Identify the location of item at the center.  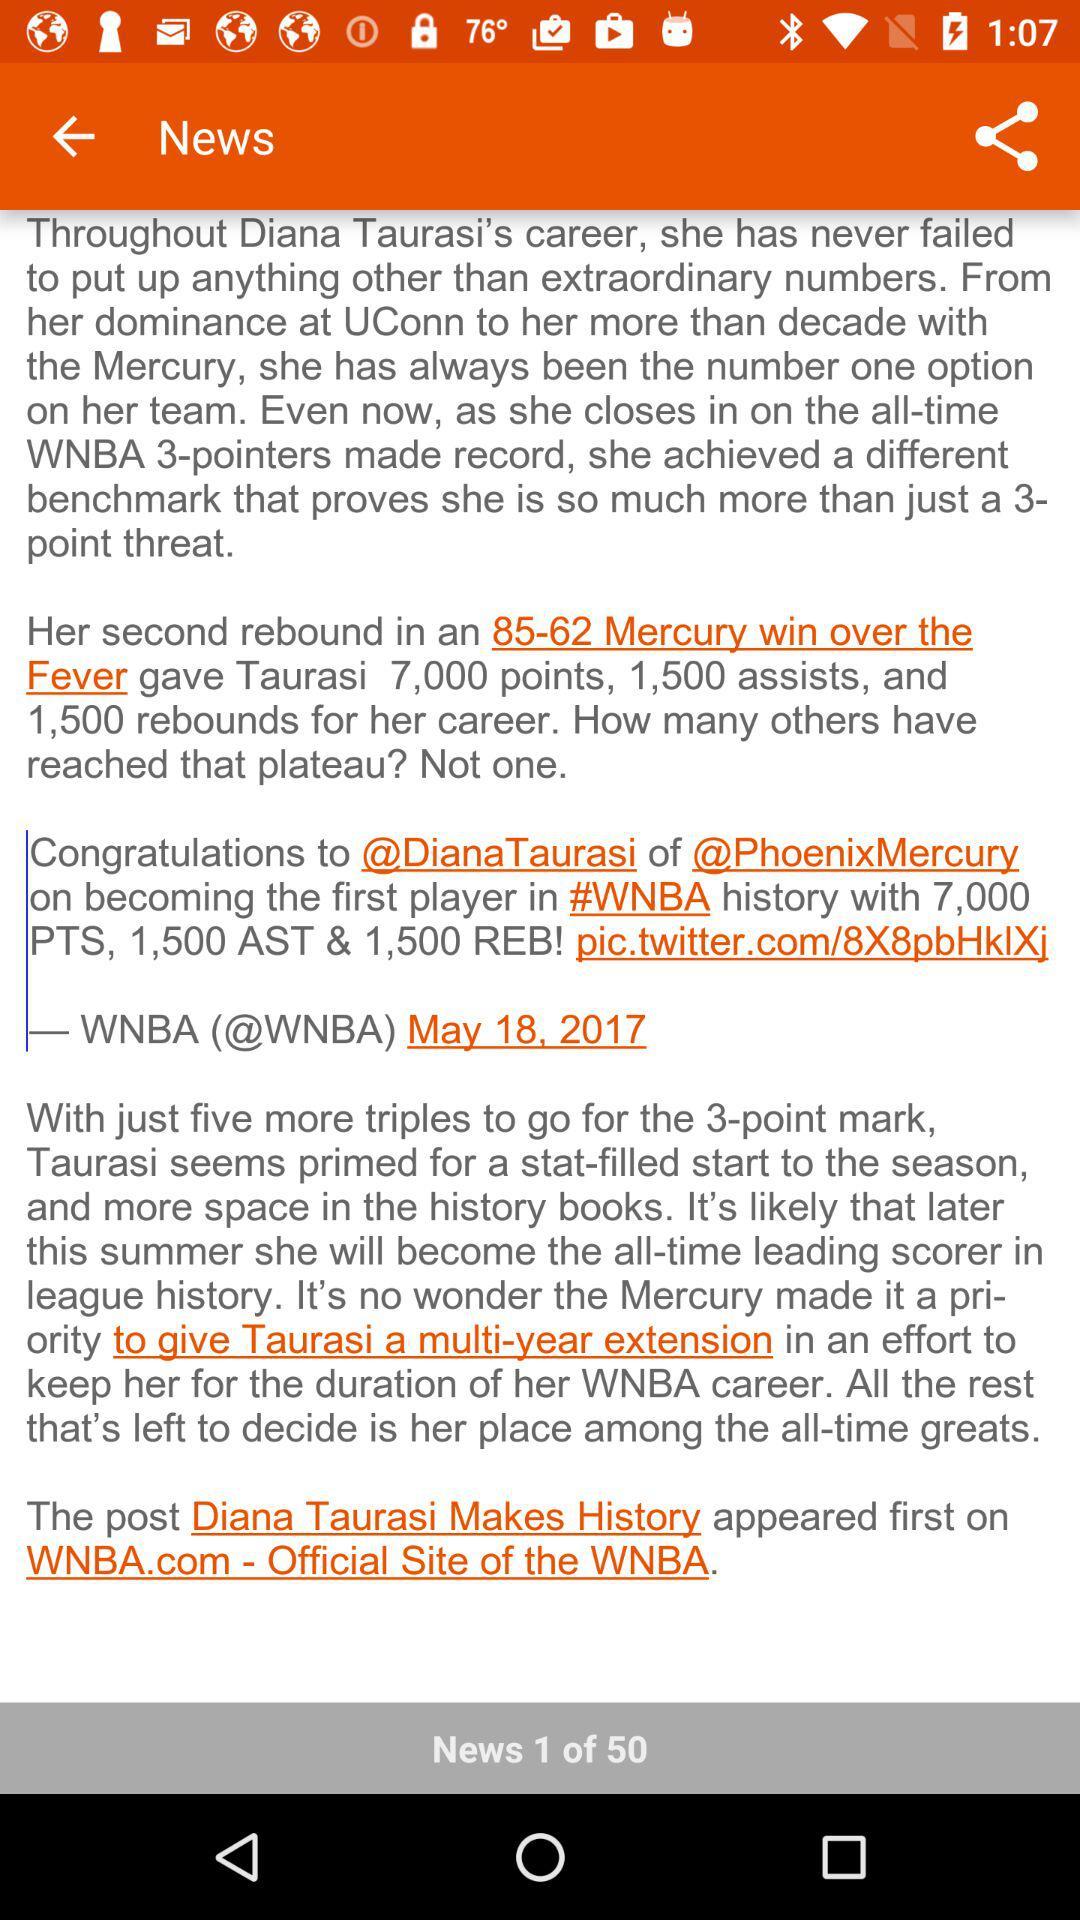
(540, 942).